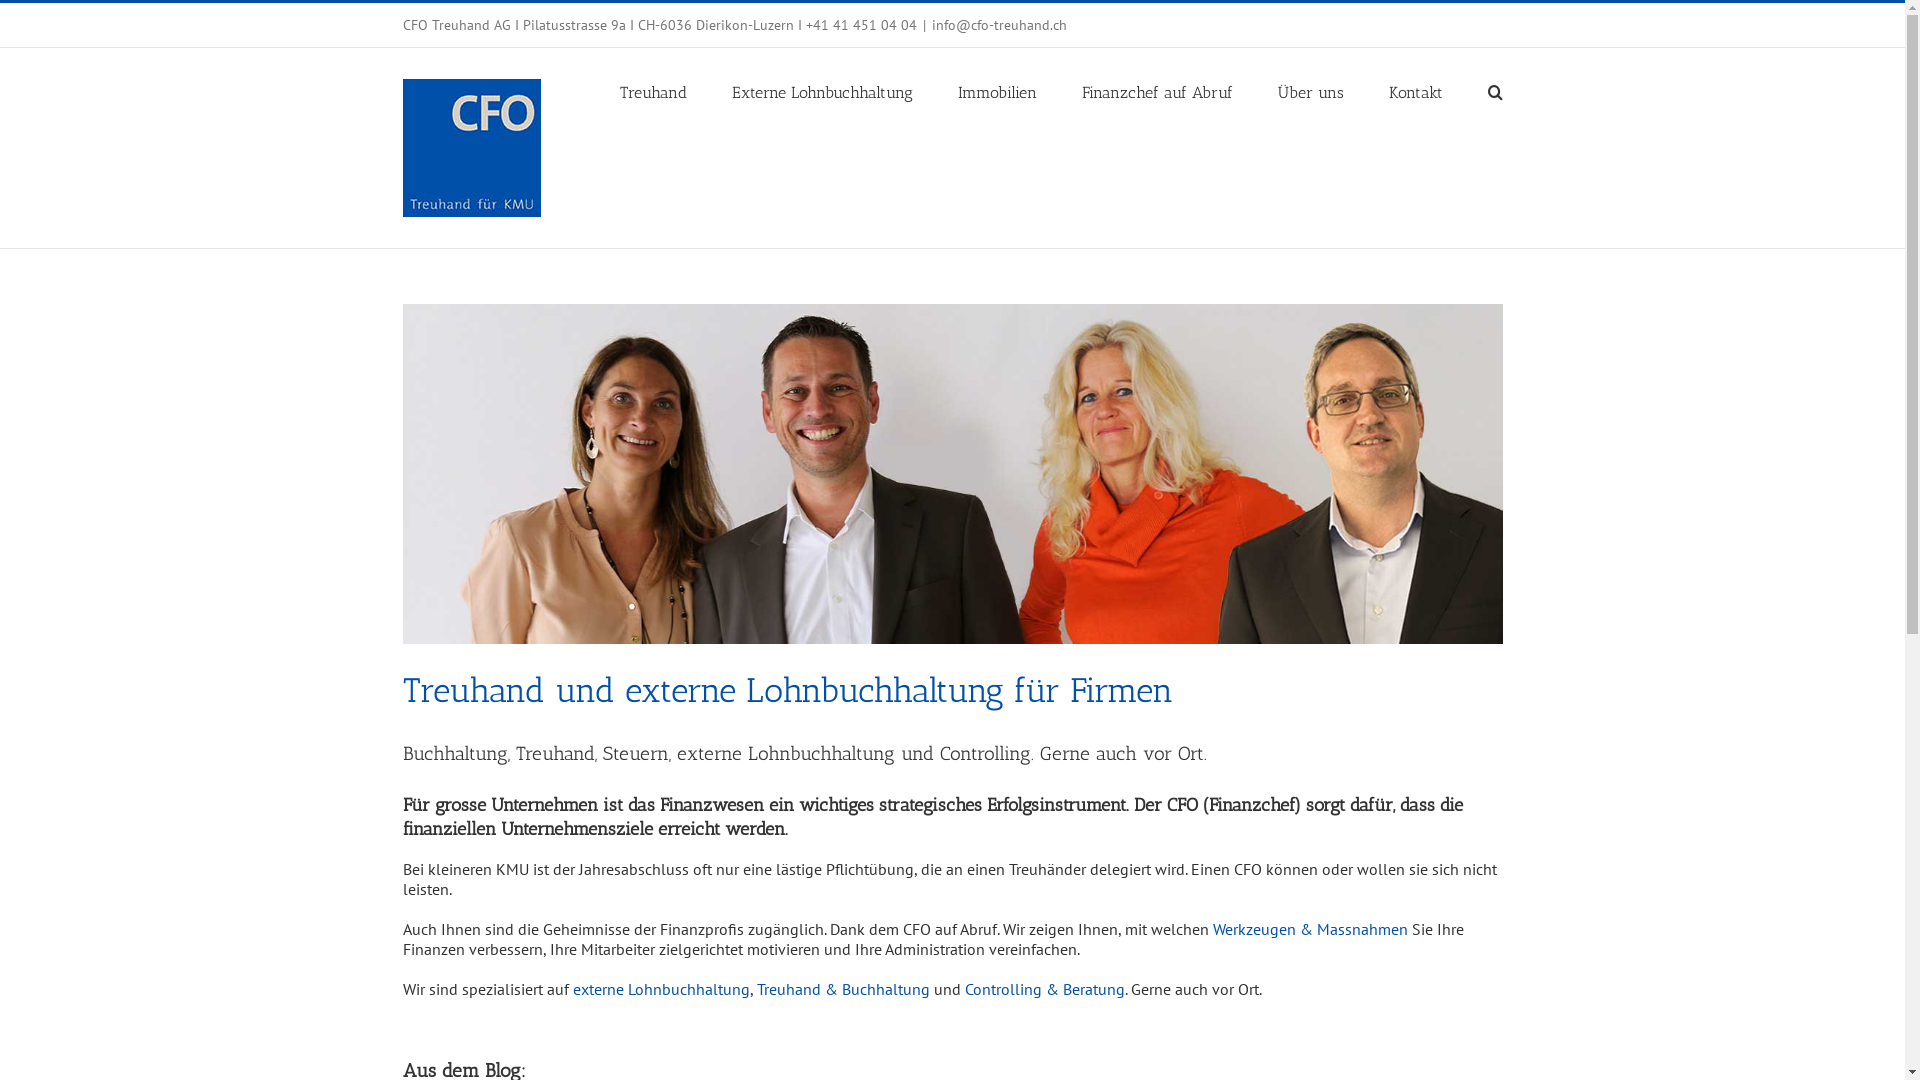 Image resolution: width=1920 pixels, height=1080 pixels. I want to click on 'Kontakt', so click(1414, 91).